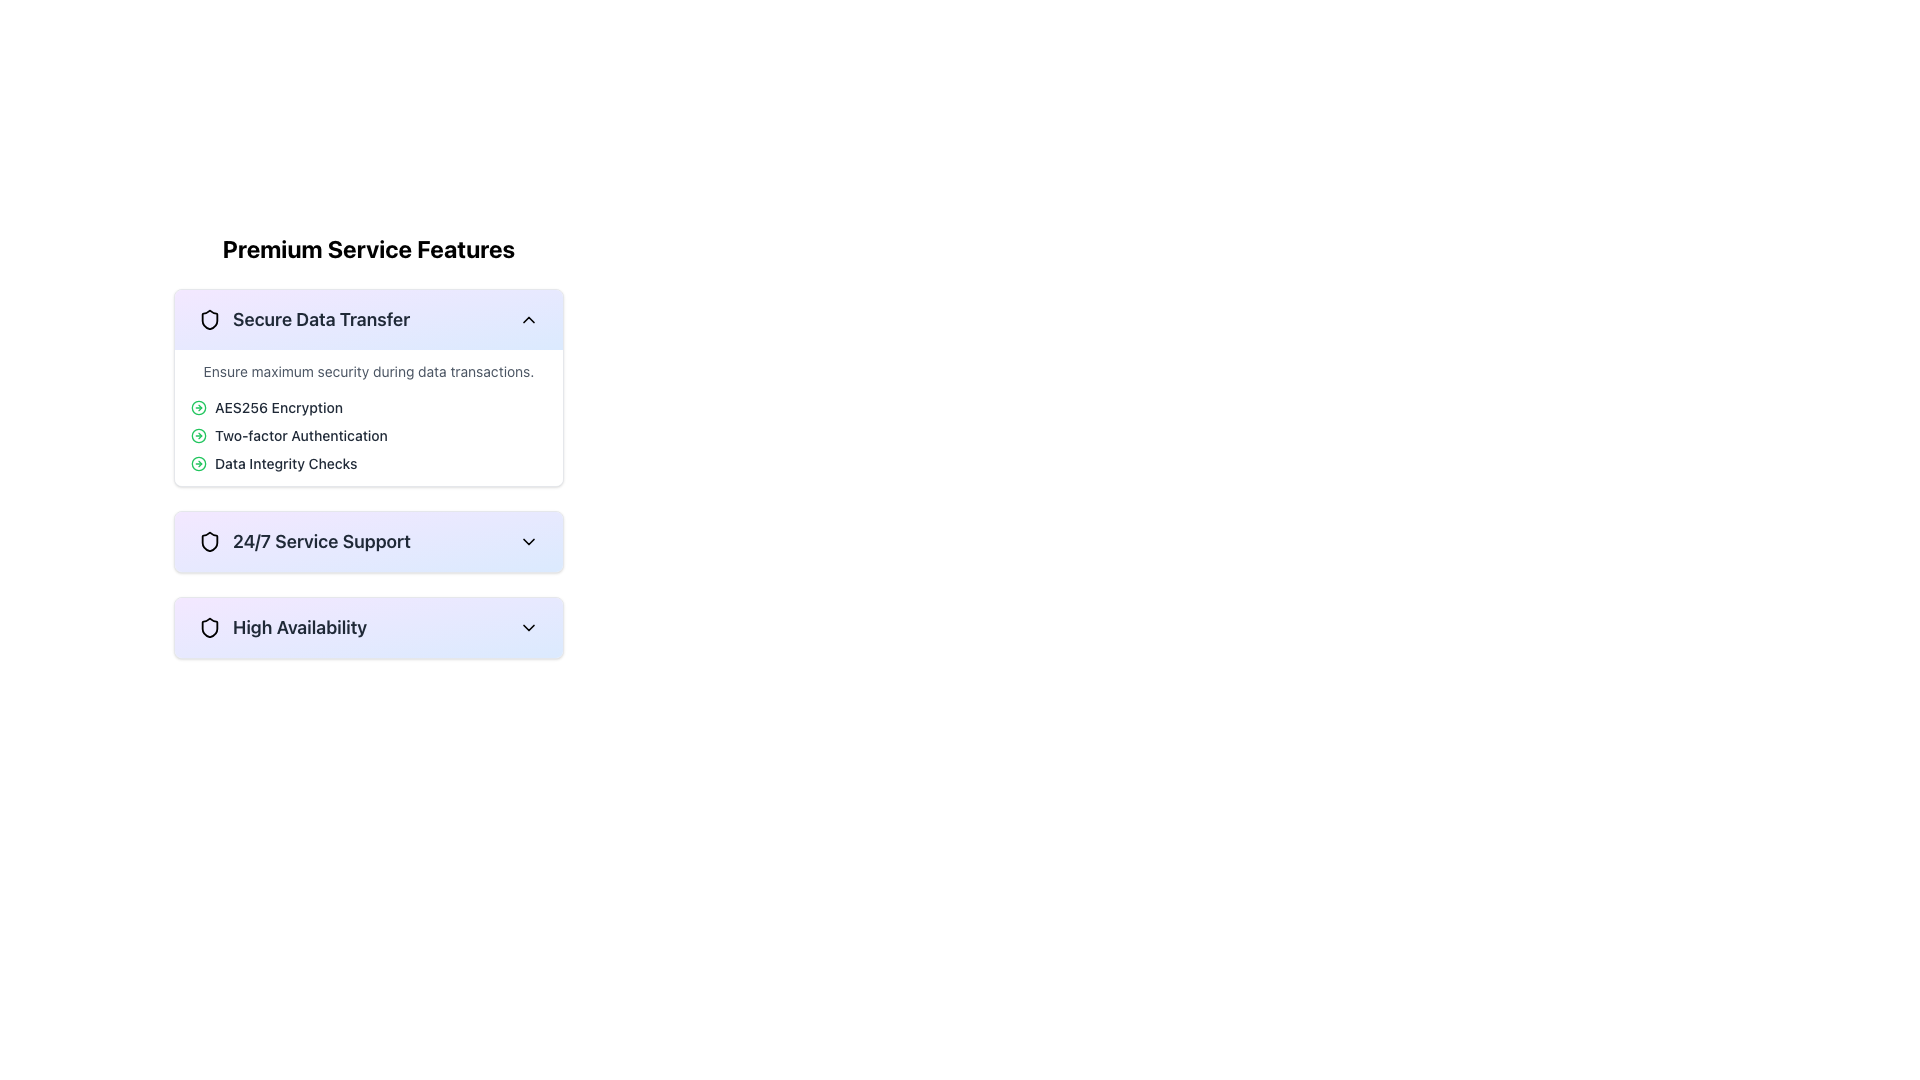 The height and width of the screenshot is (1080, 1920). What do you see at coordinates (369, 434) in the screenshot?
I see `text of the List Item labeled 'Two-factor Authentication', which is styled in a medium-sized gray font and is the second item in the list under 'Secure Data Transfer'` at bounding box center [369, 434].